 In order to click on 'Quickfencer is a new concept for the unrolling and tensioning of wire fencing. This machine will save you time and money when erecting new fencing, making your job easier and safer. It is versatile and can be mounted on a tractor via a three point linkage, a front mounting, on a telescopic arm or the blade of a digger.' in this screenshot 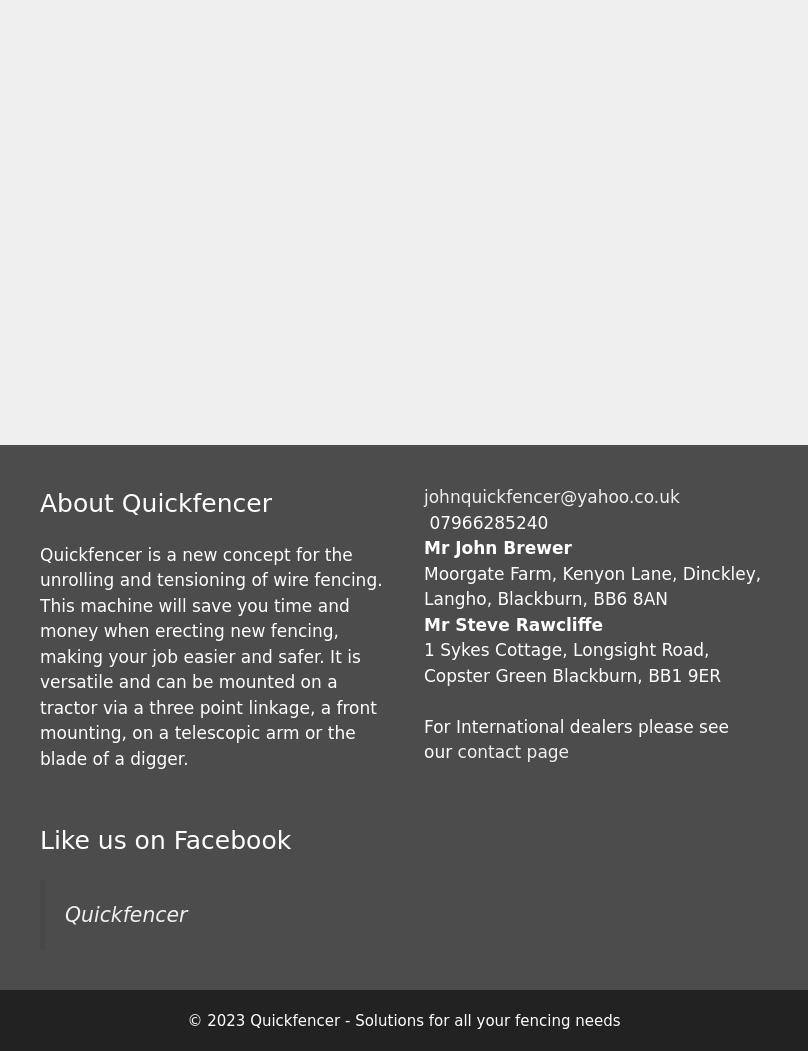, I will do `click(210, 656)`.